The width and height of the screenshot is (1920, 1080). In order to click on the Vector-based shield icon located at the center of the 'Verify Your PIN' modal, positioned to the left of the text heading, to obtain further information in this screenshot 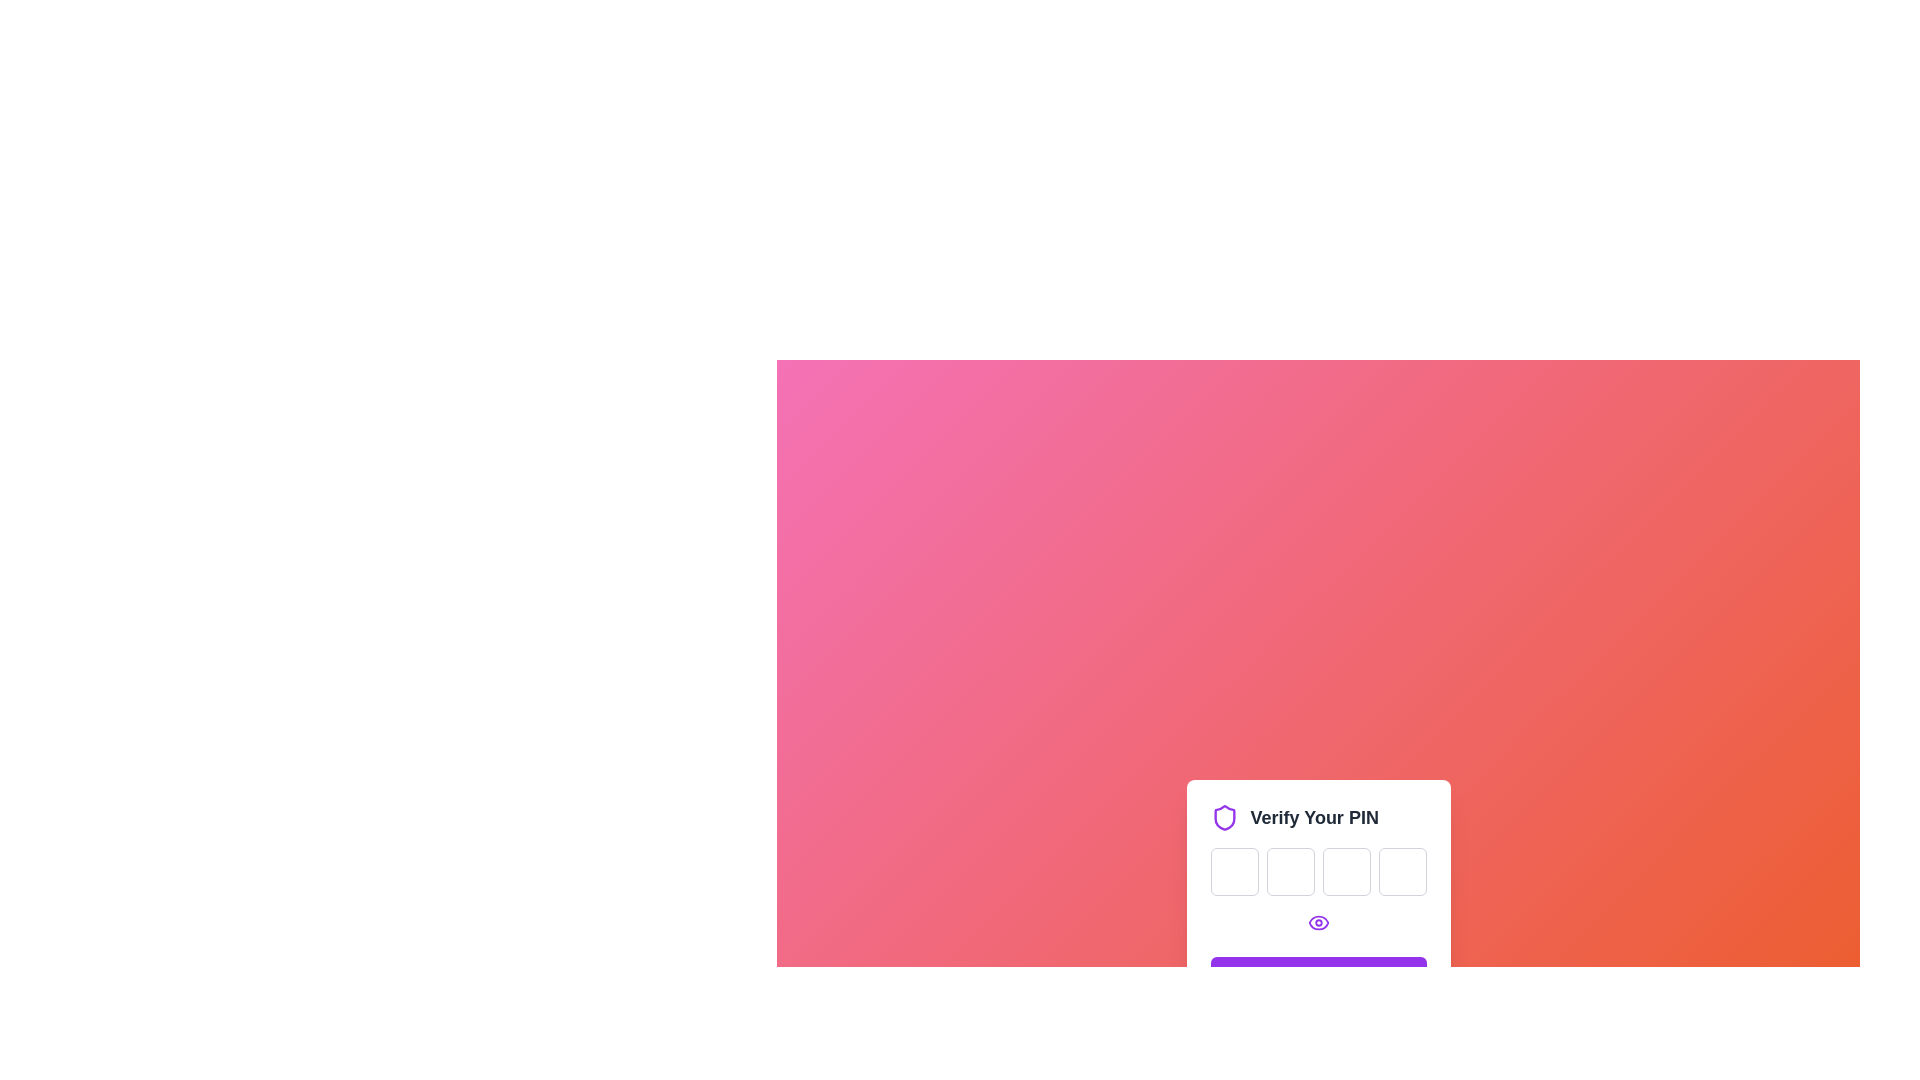, I will do `click(1223, 817)`.